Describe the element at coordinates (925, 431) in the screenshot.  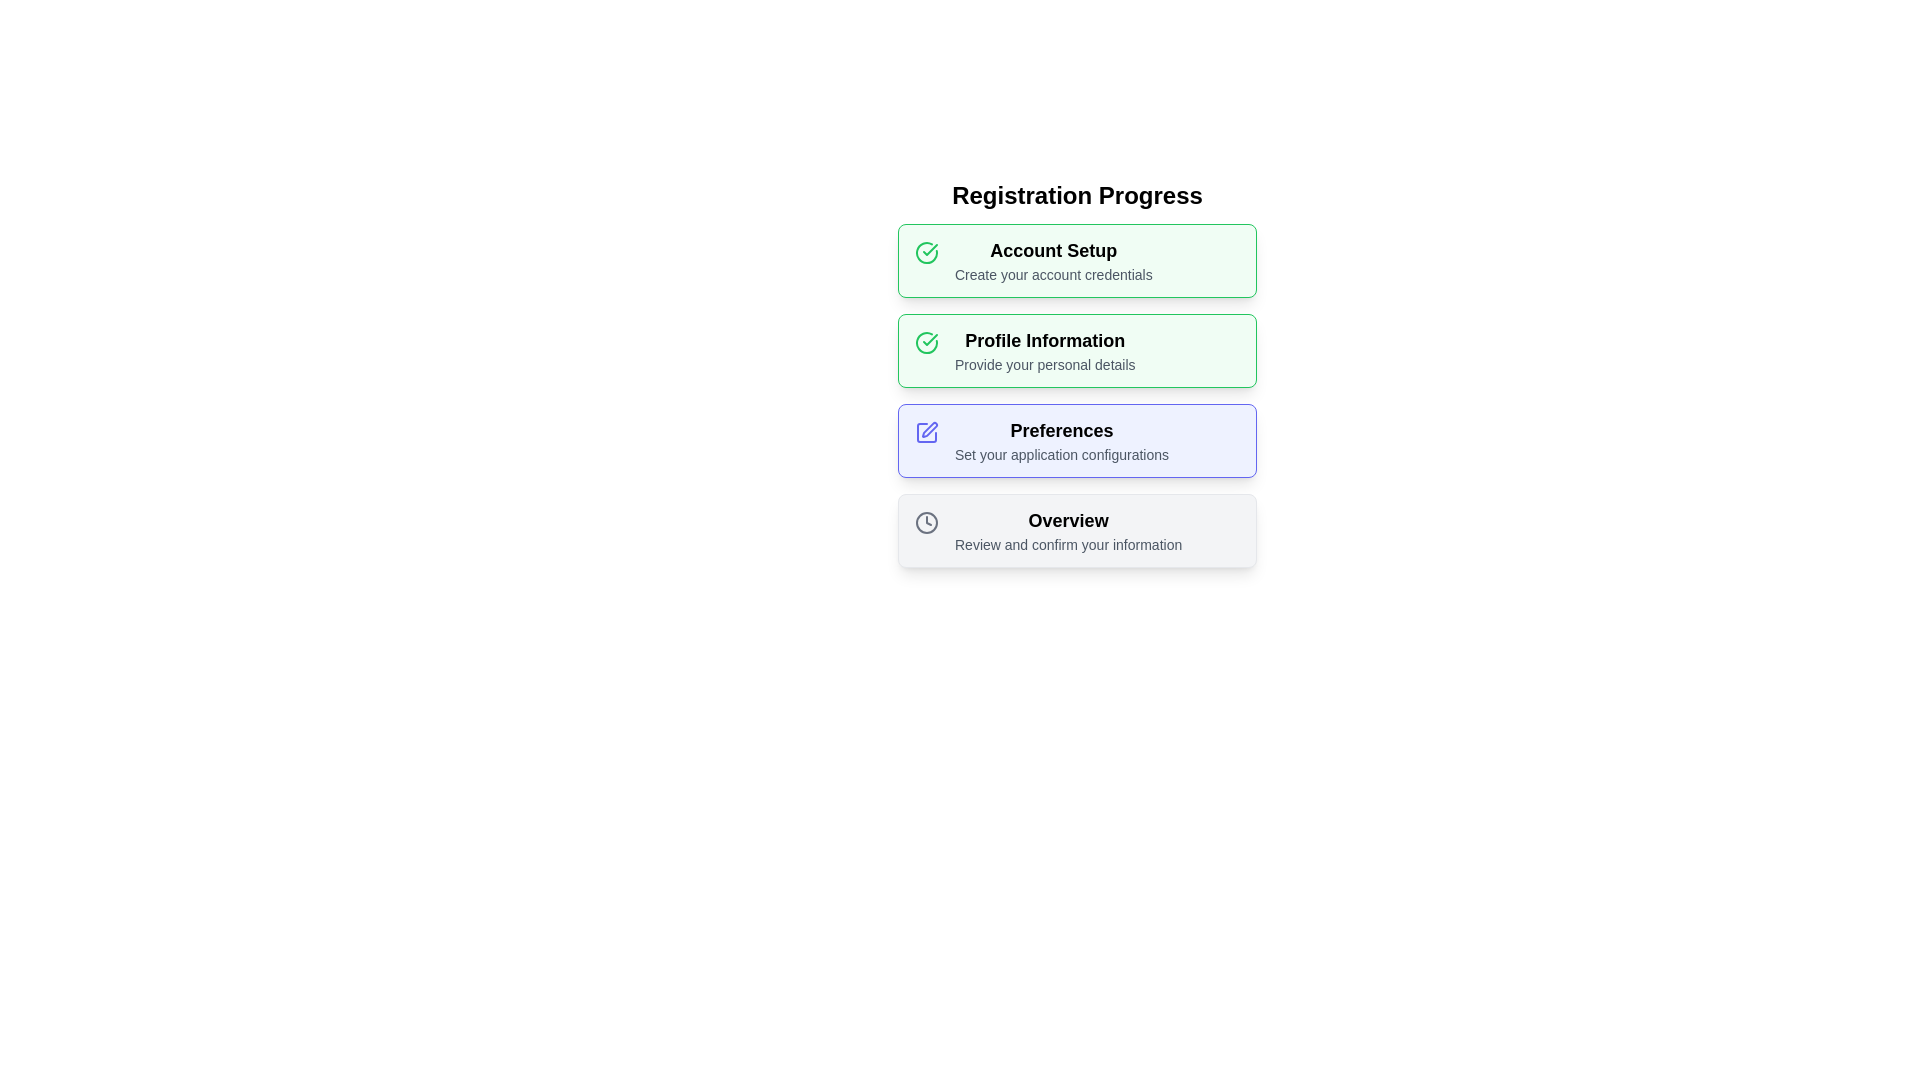
I see `the square-shaped icon with a blue outline located in the 'Preferences' step of the registration progress interface` at that location.